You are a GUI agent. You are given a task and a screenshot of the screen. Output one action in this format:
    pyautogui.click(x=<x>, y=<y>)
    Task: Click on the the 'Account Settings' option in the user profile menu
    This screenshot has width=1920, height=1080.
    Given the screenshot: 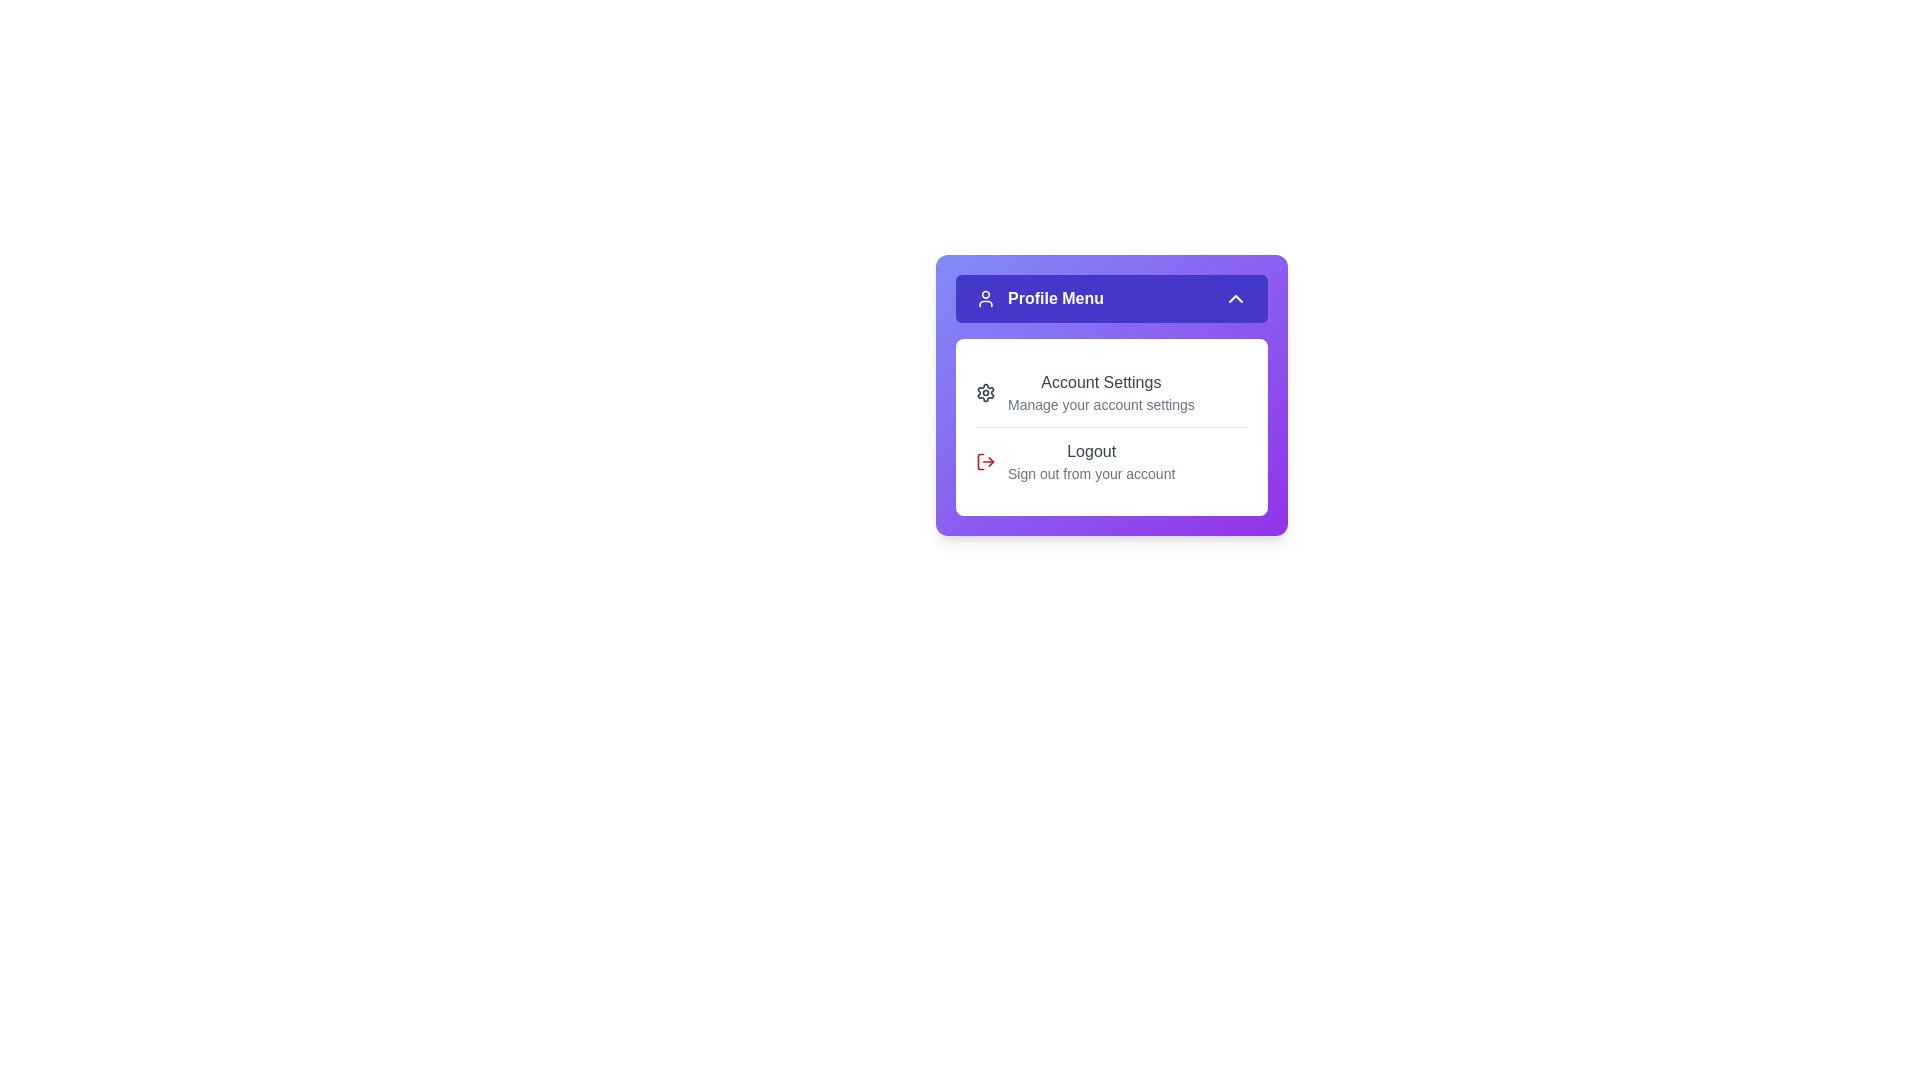 What is the action you would take?
    pyautogui.click(x=1111, y=393)
    